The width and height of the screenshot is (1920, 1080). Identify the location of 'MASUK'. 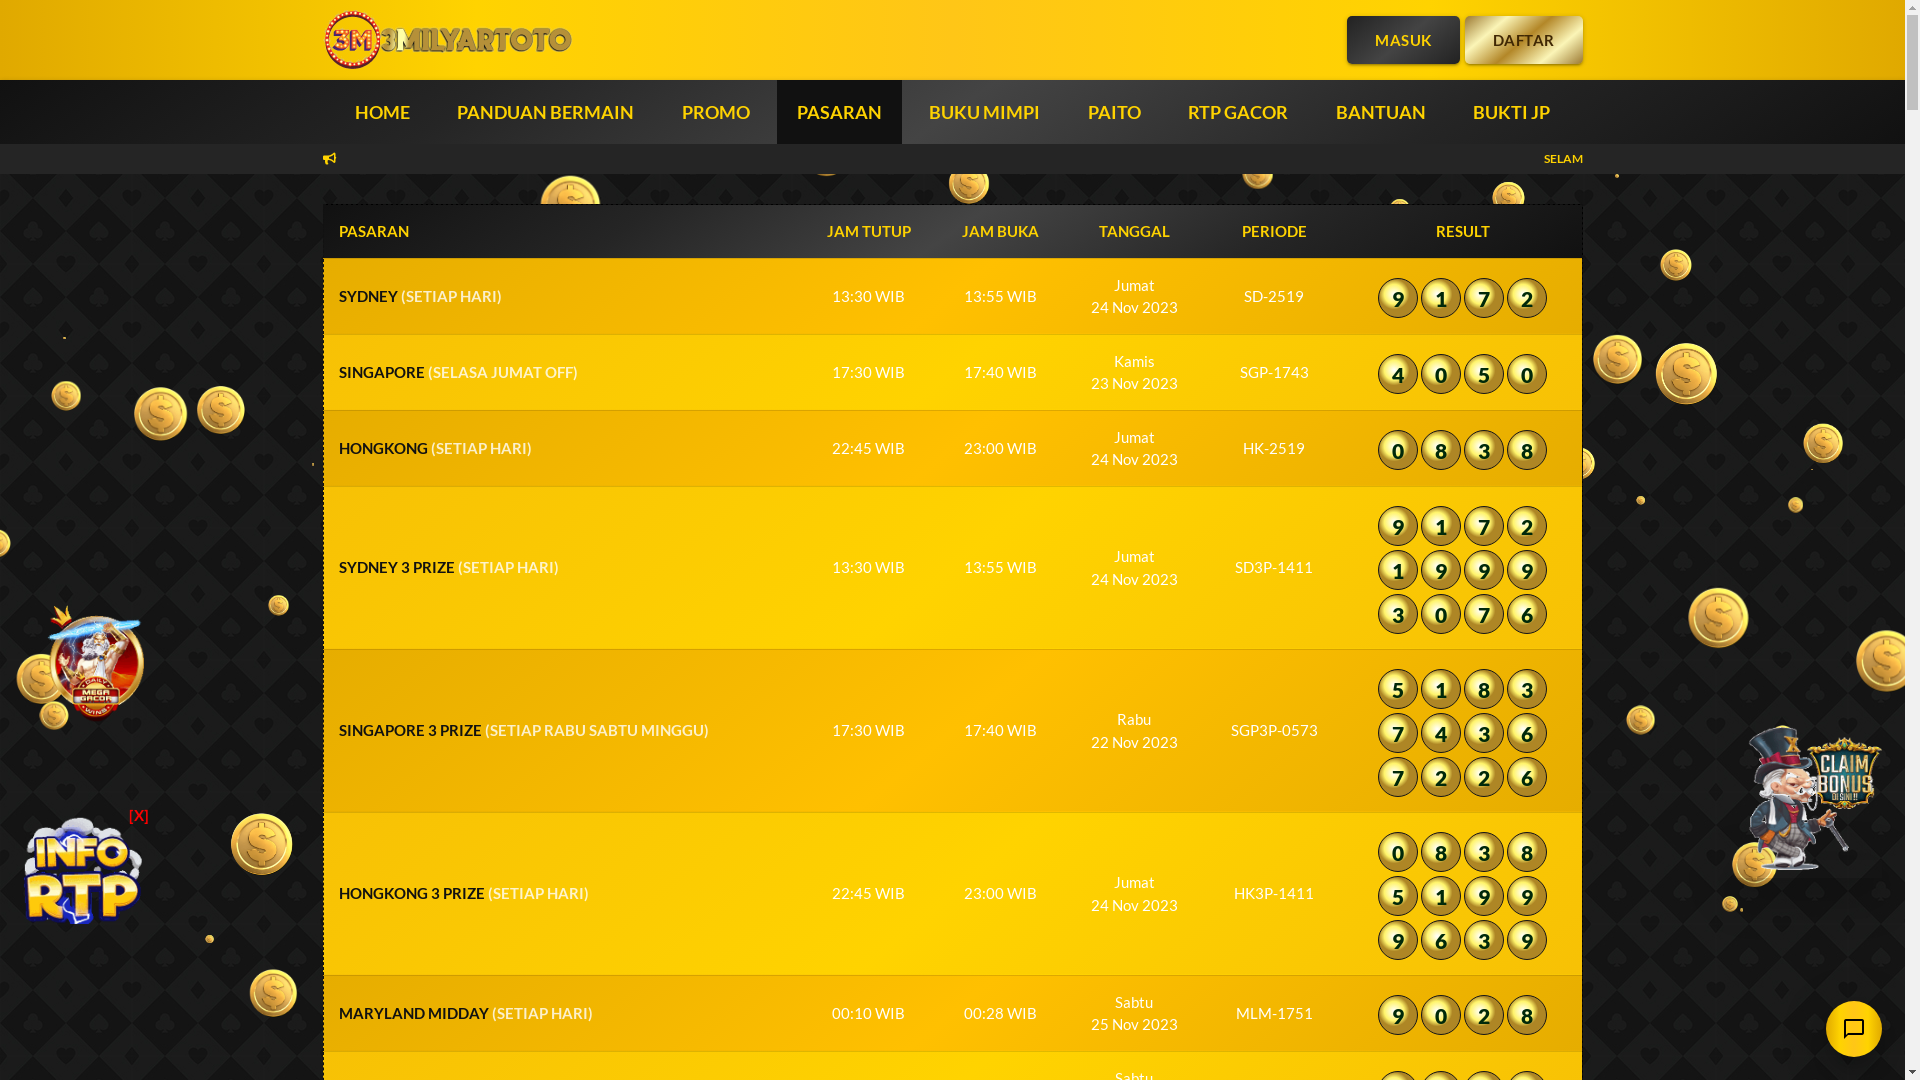
(1402, 39).